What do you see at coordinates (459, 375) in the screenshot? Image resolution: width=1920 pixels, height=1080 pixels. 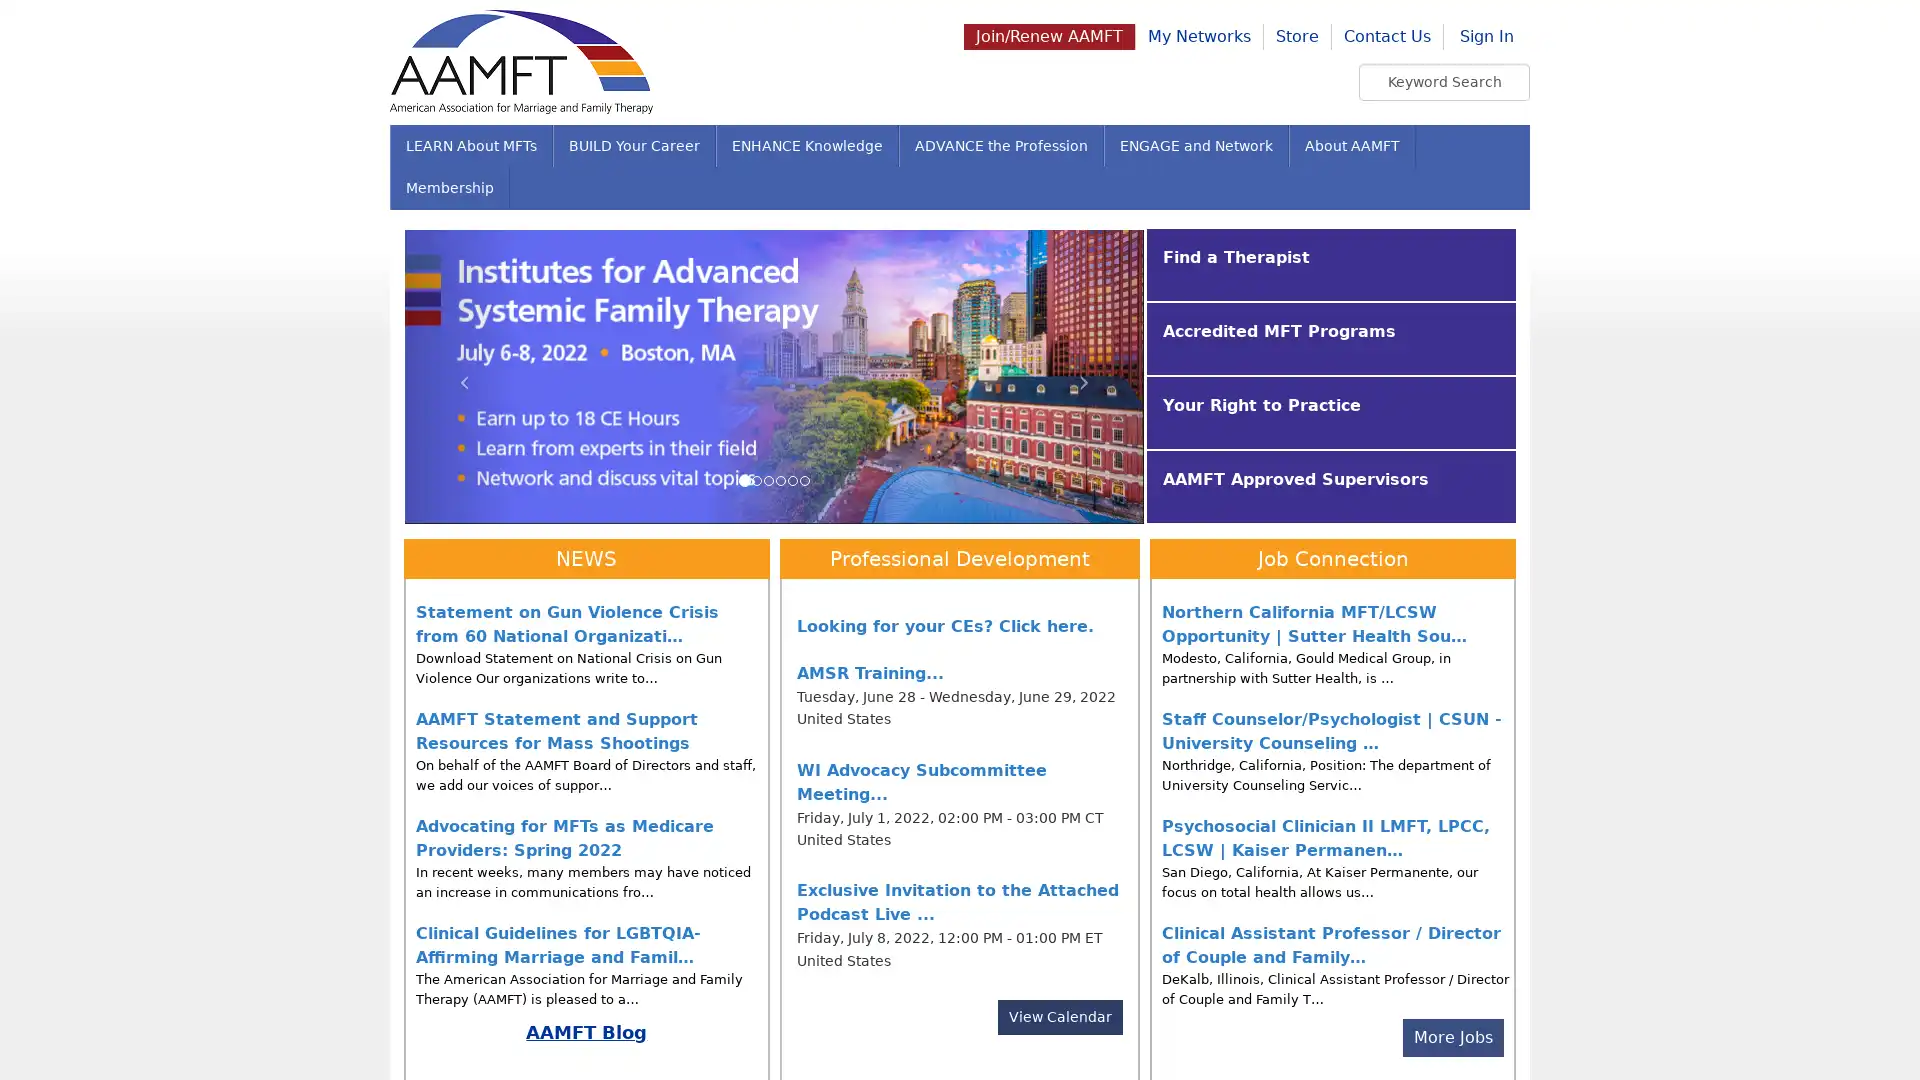 I see `Previous` at bounding box center [459, 375].